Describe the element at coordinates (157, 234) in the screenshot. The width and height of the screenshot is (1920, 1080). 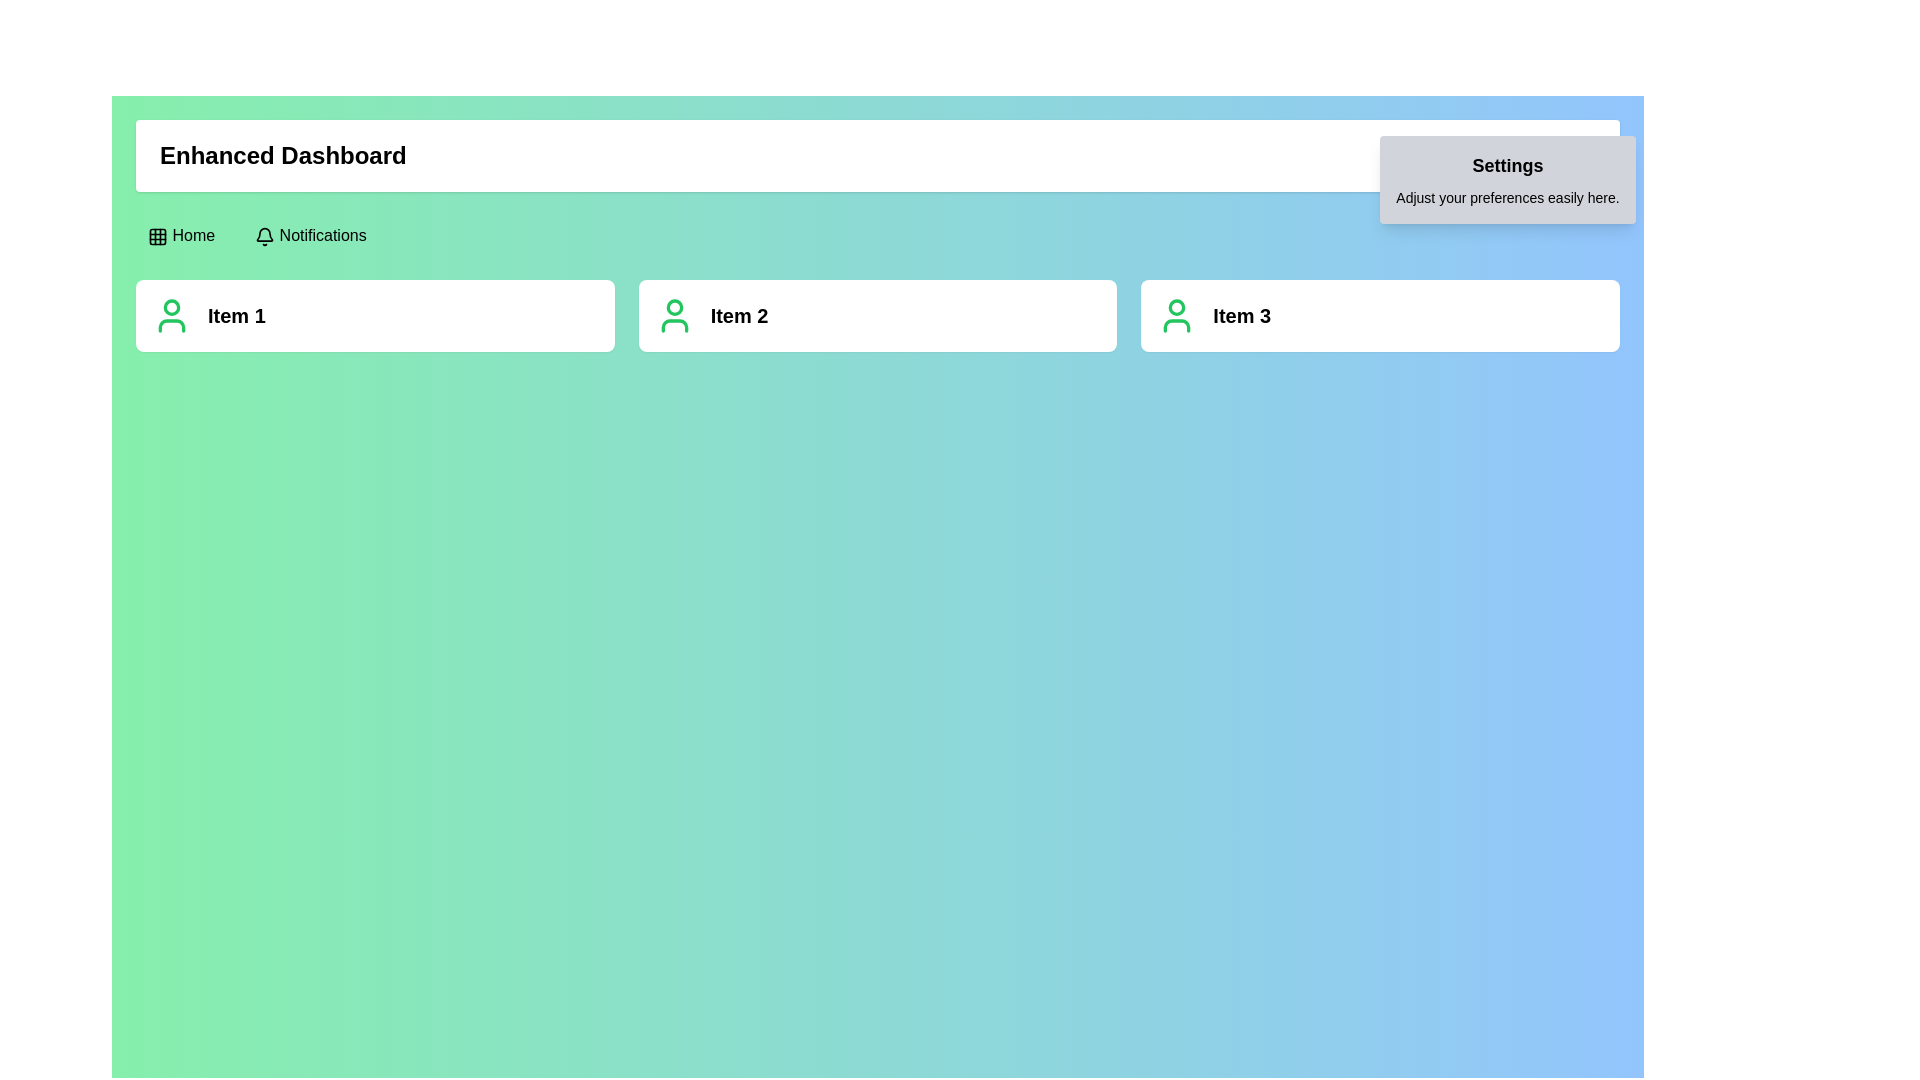
I see `the grid icon element located in the 'Home' tab section of the navigation bar, which features a black outline and a 3x3 layout of smaller squares` at that location.